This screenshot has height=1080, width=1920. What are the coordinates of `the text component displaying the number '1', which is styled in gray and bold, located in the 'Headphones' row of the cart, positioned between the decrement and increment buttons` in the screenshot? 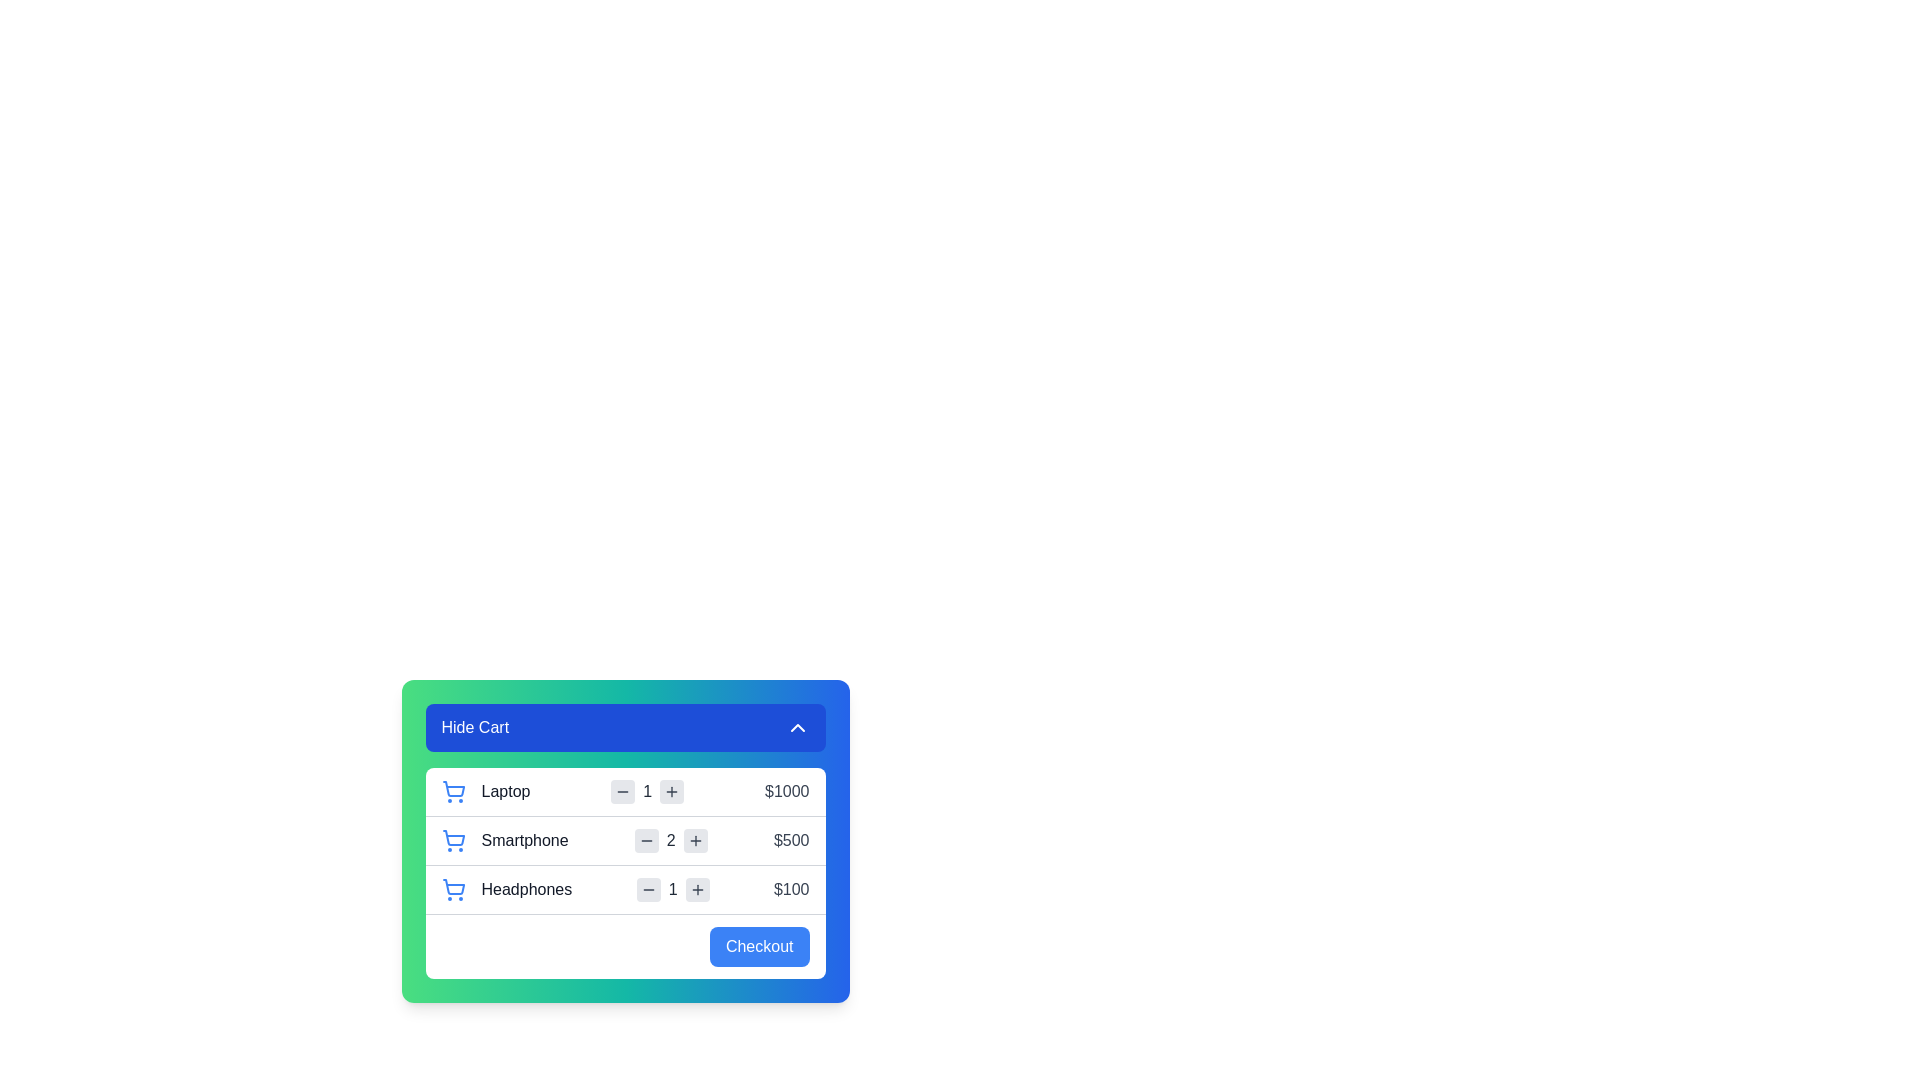 It's located at (673, 889).